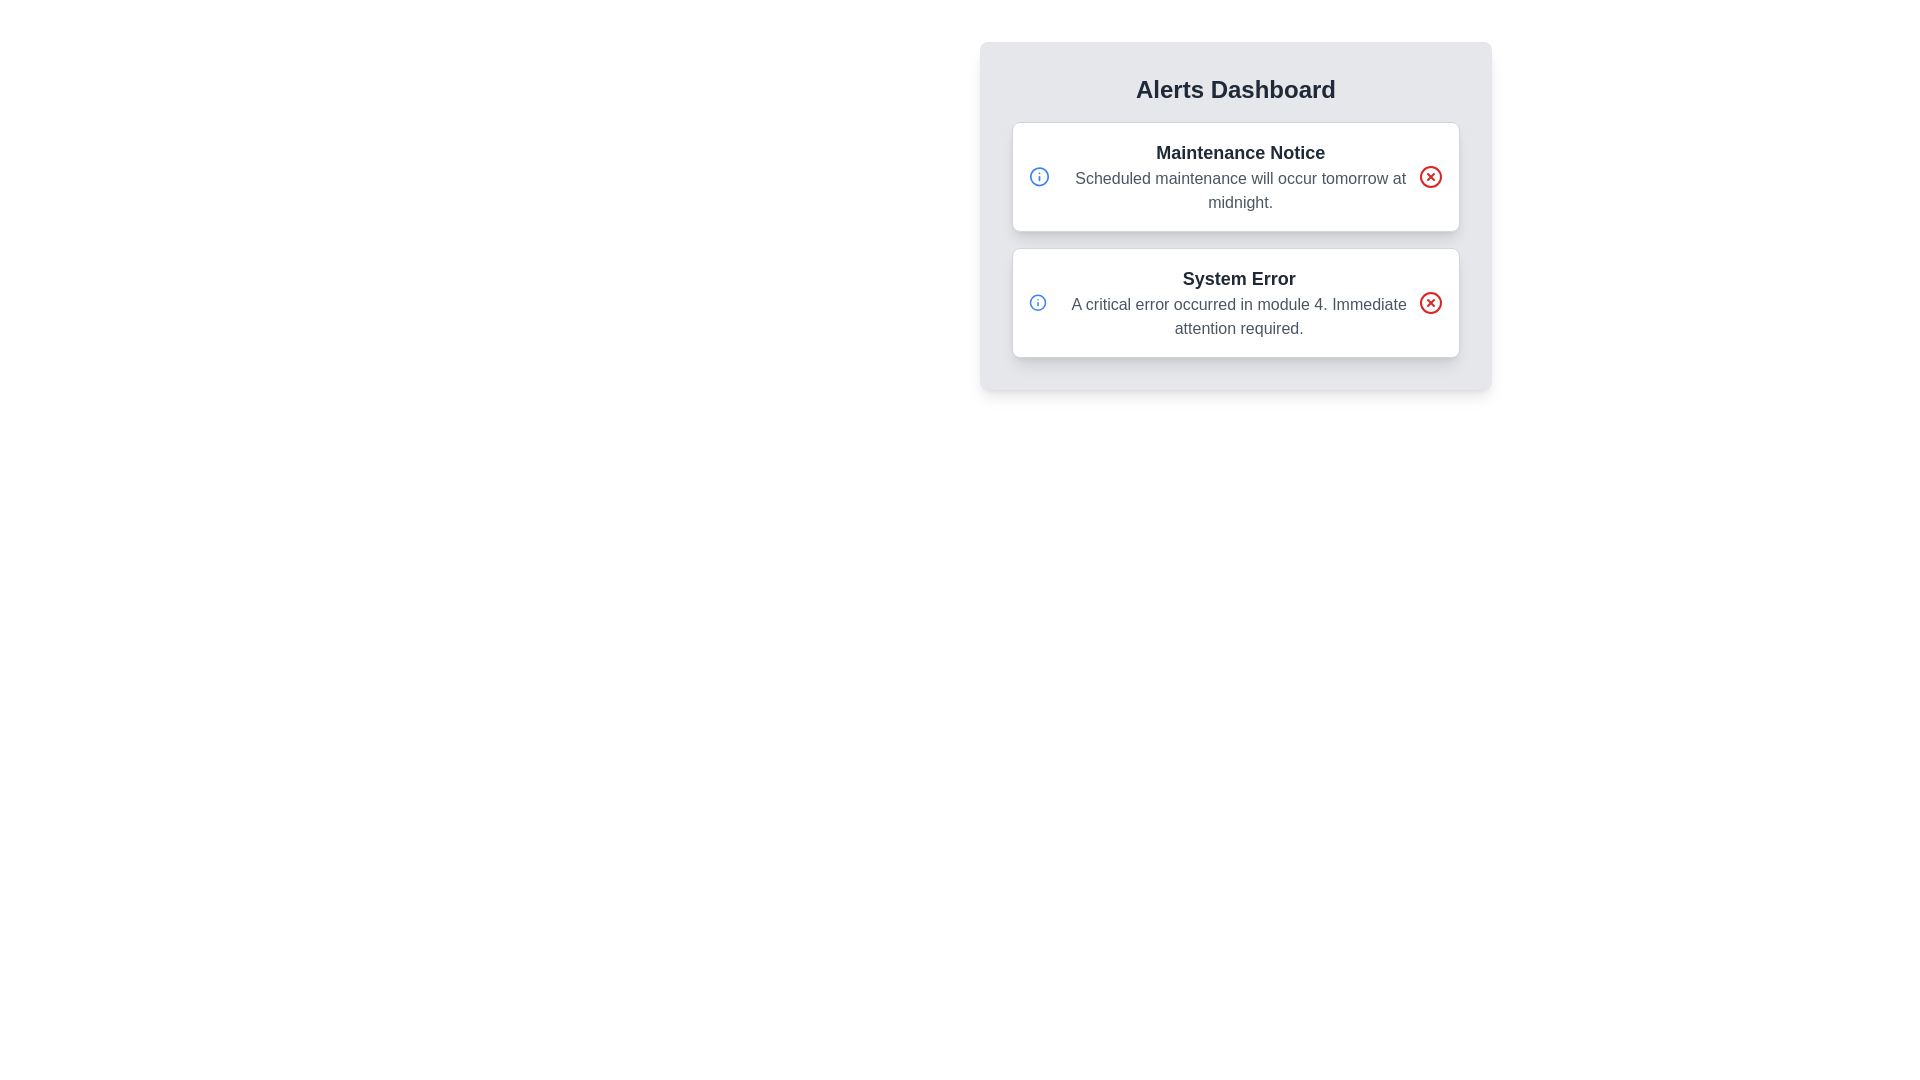 This screenshot has height=1080, width=1920. What do you see at coordinates (1238, 278) in the screenshot?
I see `the bolded text label displaying 'System Error' at the top of the second alert card in the 'Alerts Dashboard' section` at bounding box center [1238, 278].